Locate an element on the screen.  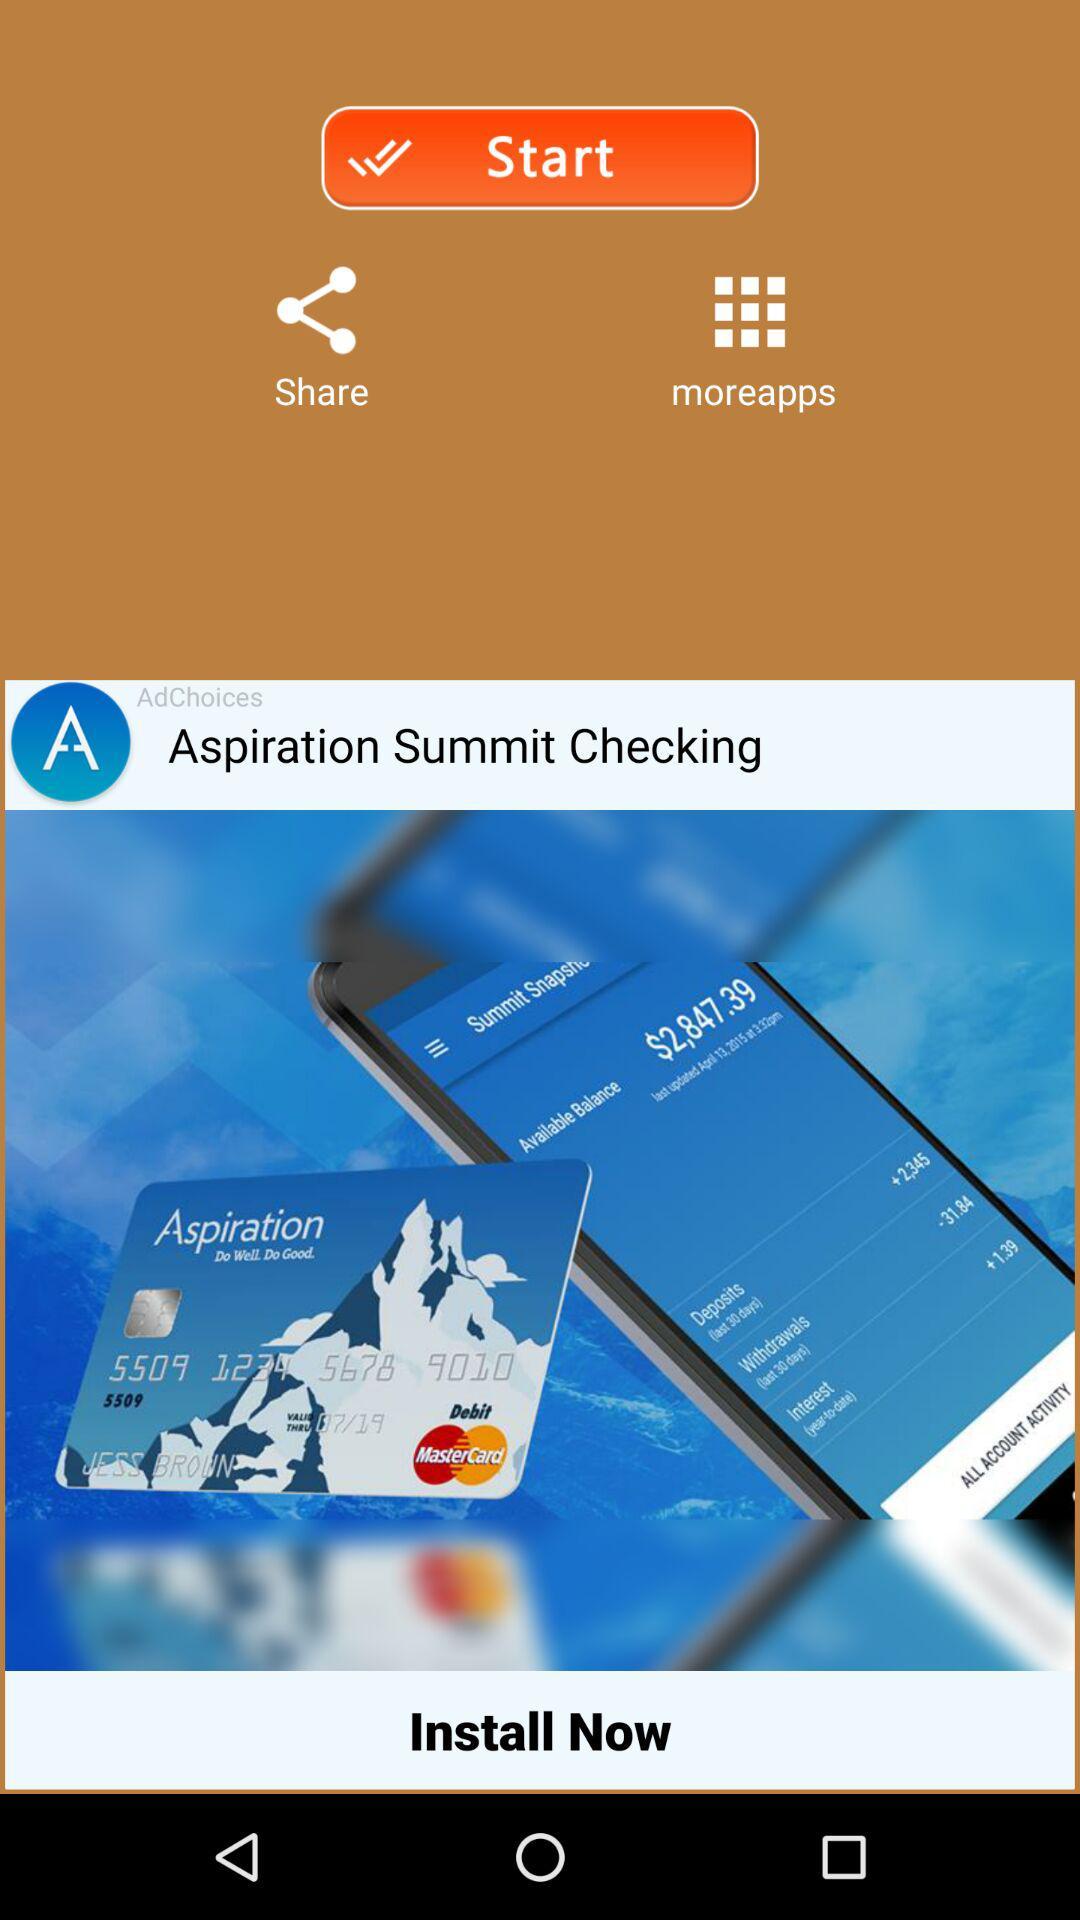
the share icon is located at coordinates (315, 332).